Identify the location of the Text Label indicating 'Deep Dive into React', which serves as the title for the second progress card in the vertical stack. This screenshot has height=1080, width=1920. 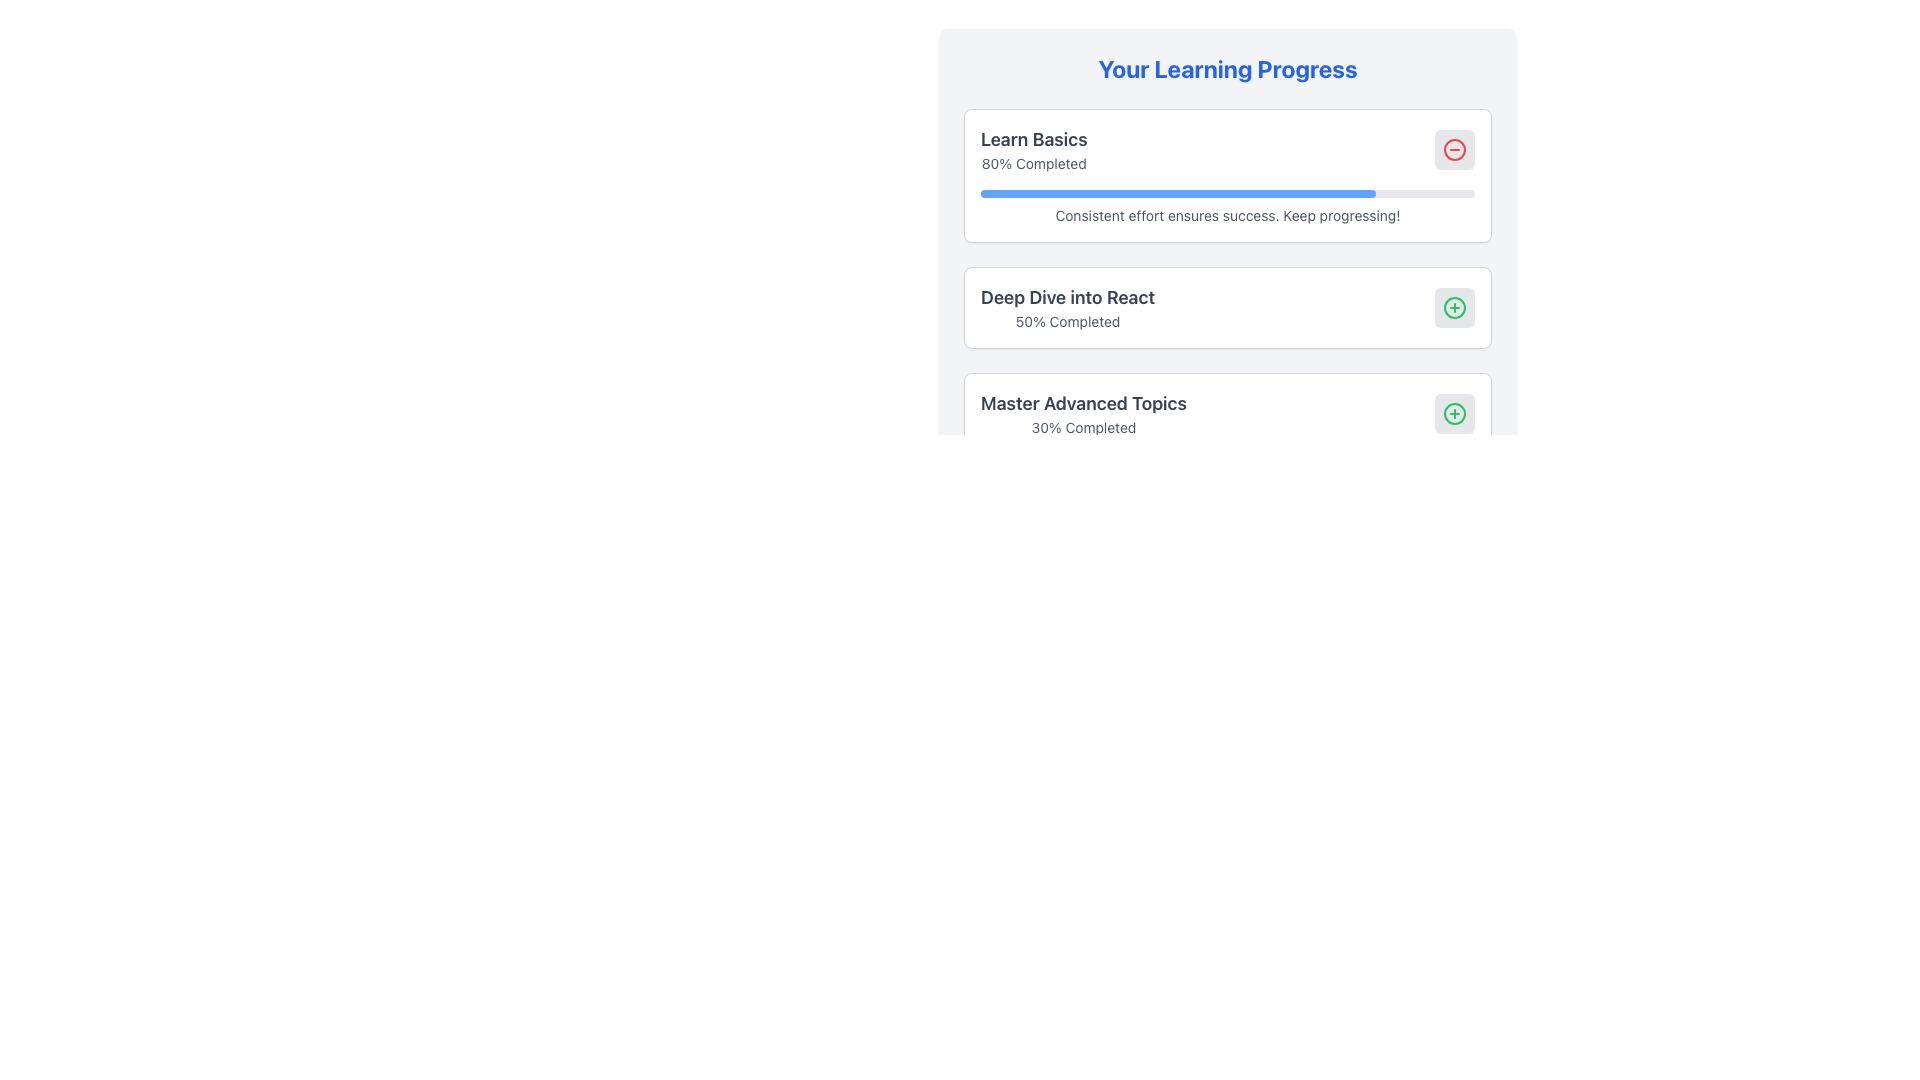
(1067, 297).